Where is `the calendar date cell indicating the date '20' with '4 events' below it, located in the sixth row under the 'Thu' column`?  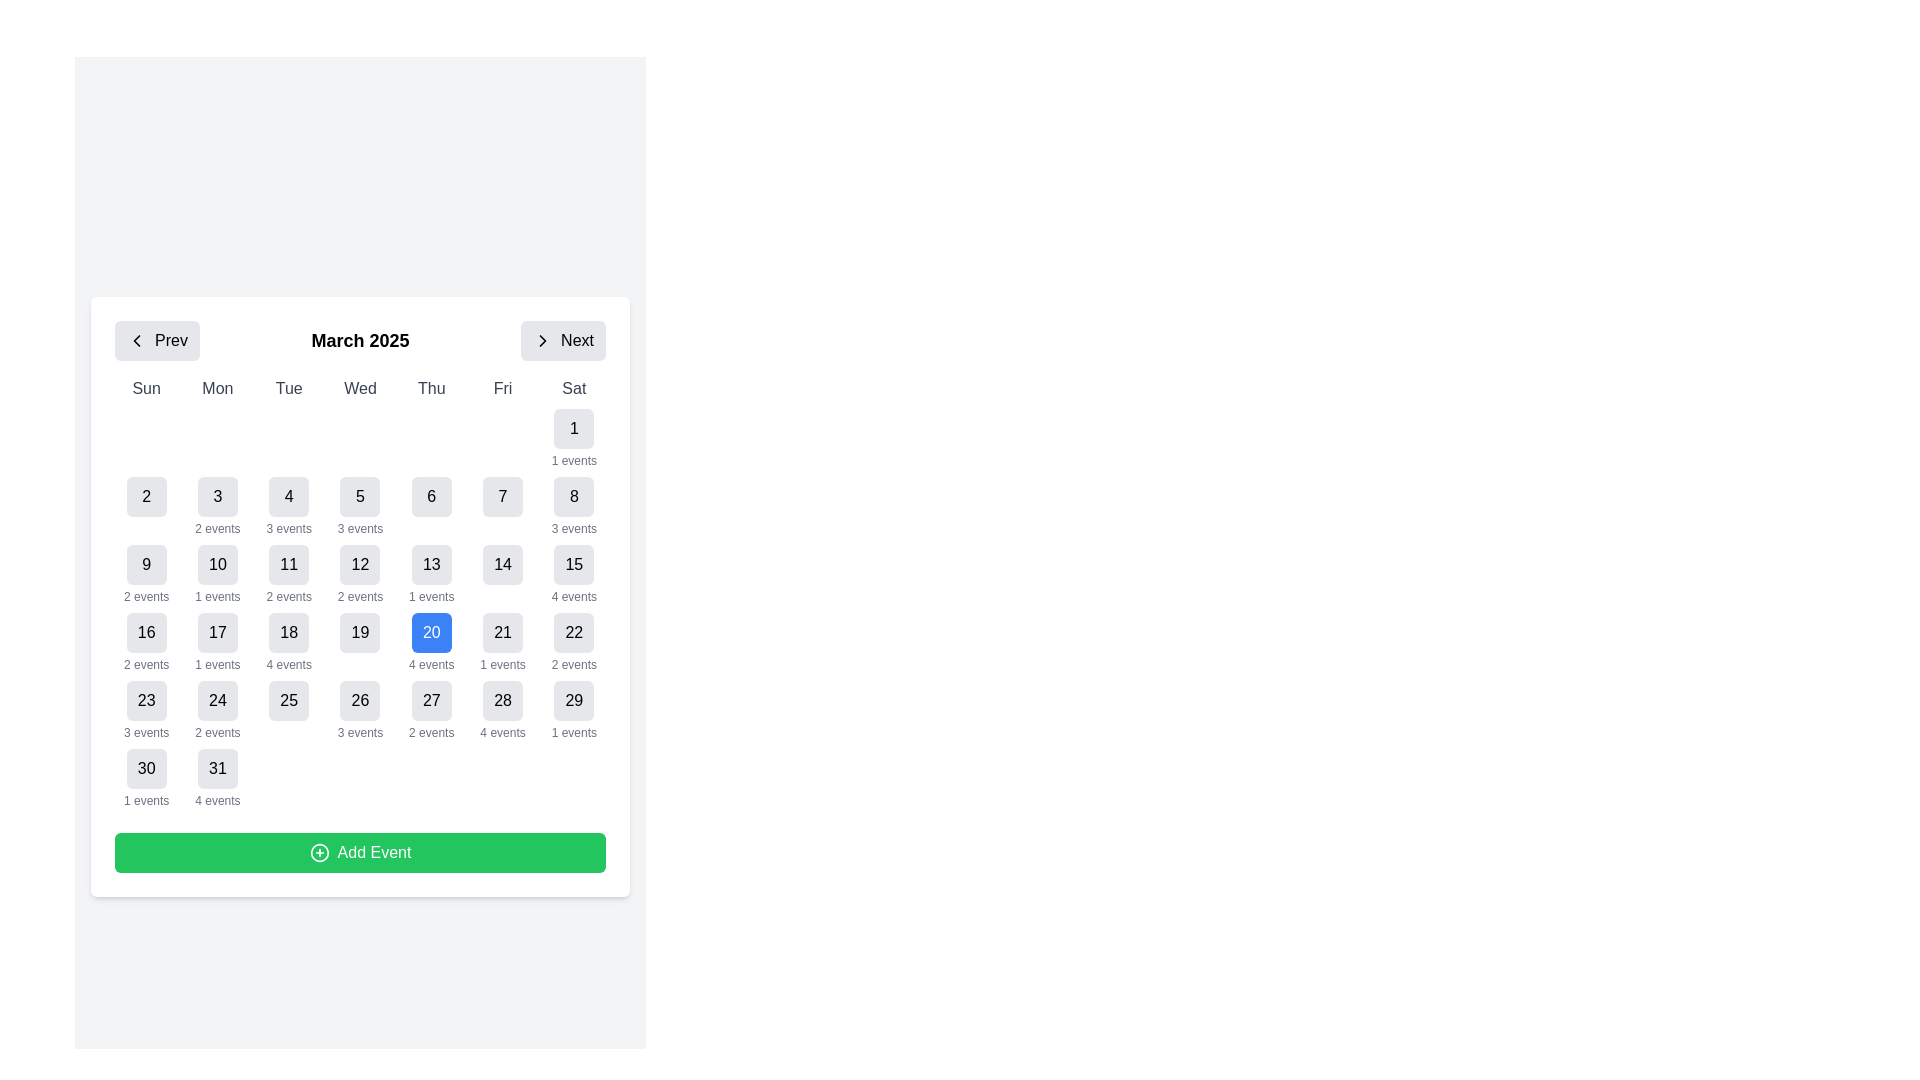
the calendar date cell indicating the date '20' with '4 events' below it, located in the sixth row under the 'Thu' column is located at coordinates (430, 643).